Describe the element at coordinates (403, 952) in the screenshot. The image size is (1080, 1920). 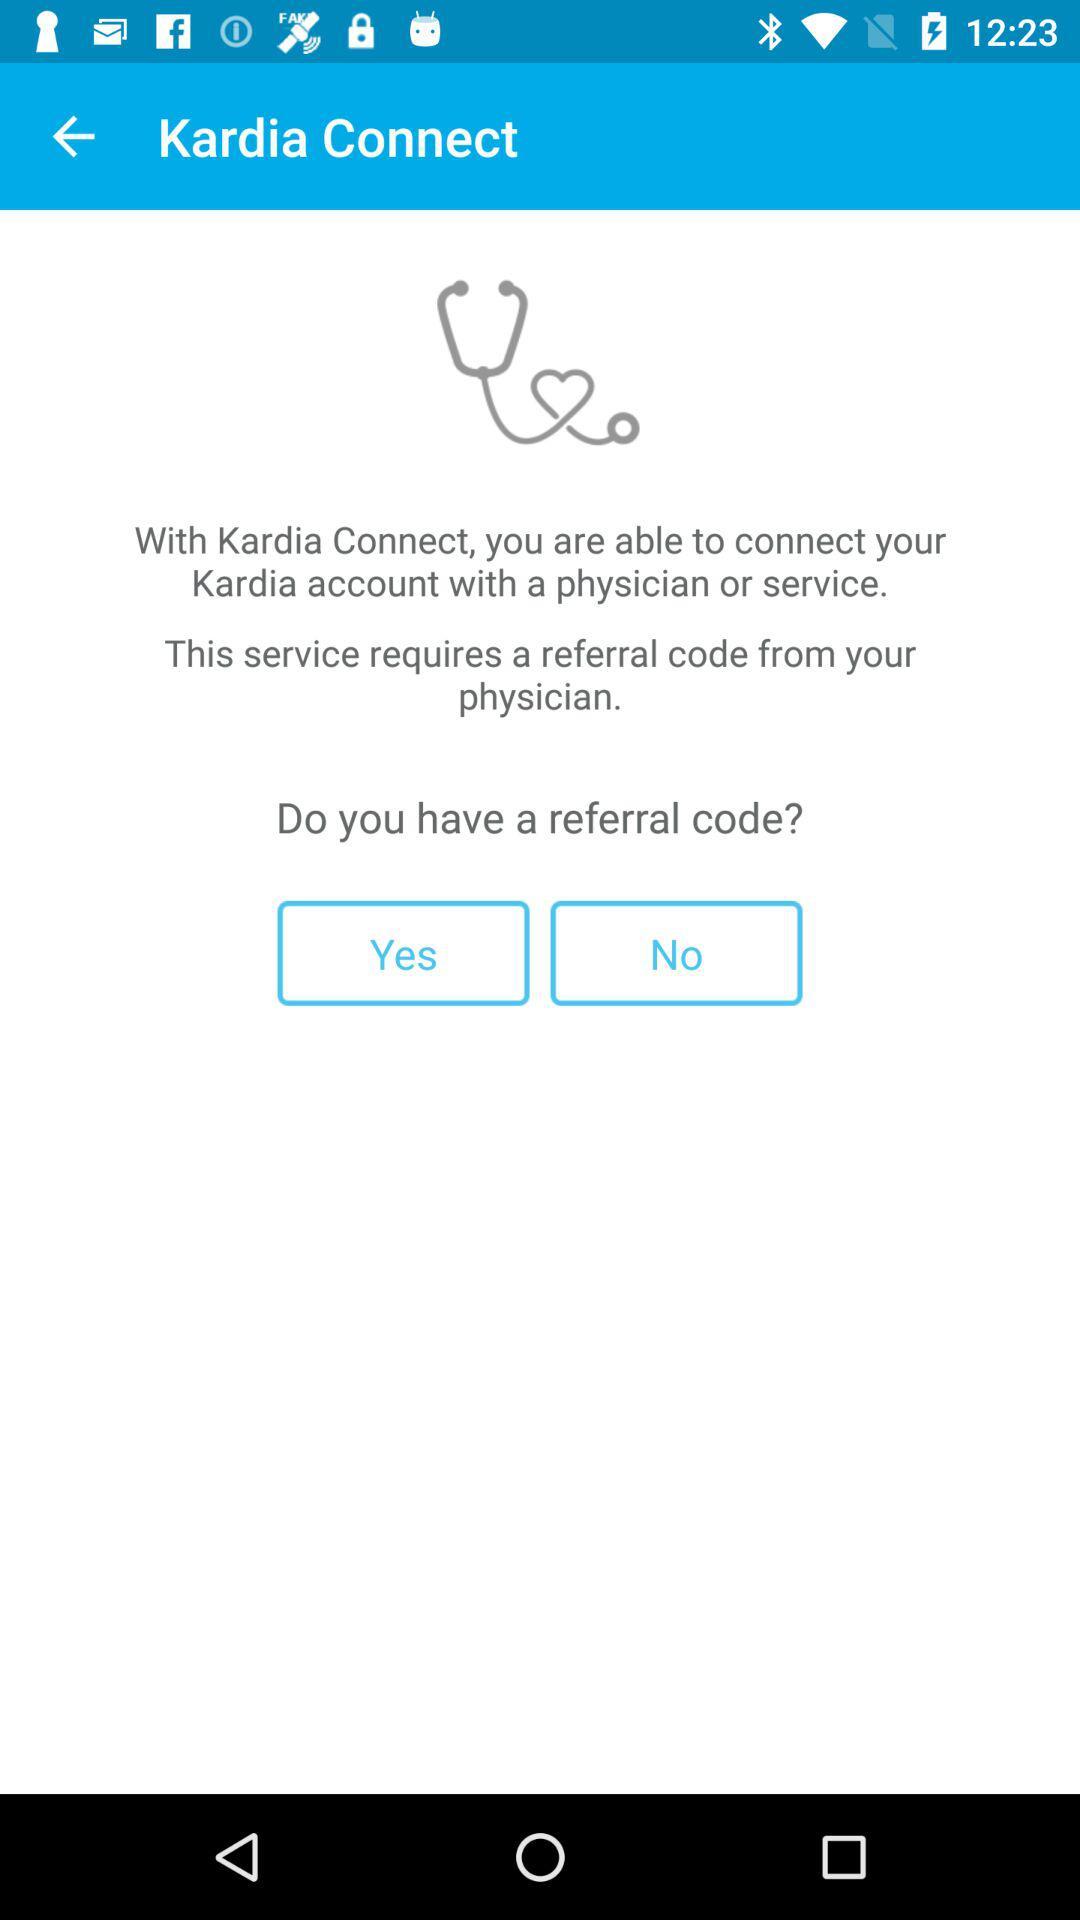
I see `the icon to the left of no` at that location.